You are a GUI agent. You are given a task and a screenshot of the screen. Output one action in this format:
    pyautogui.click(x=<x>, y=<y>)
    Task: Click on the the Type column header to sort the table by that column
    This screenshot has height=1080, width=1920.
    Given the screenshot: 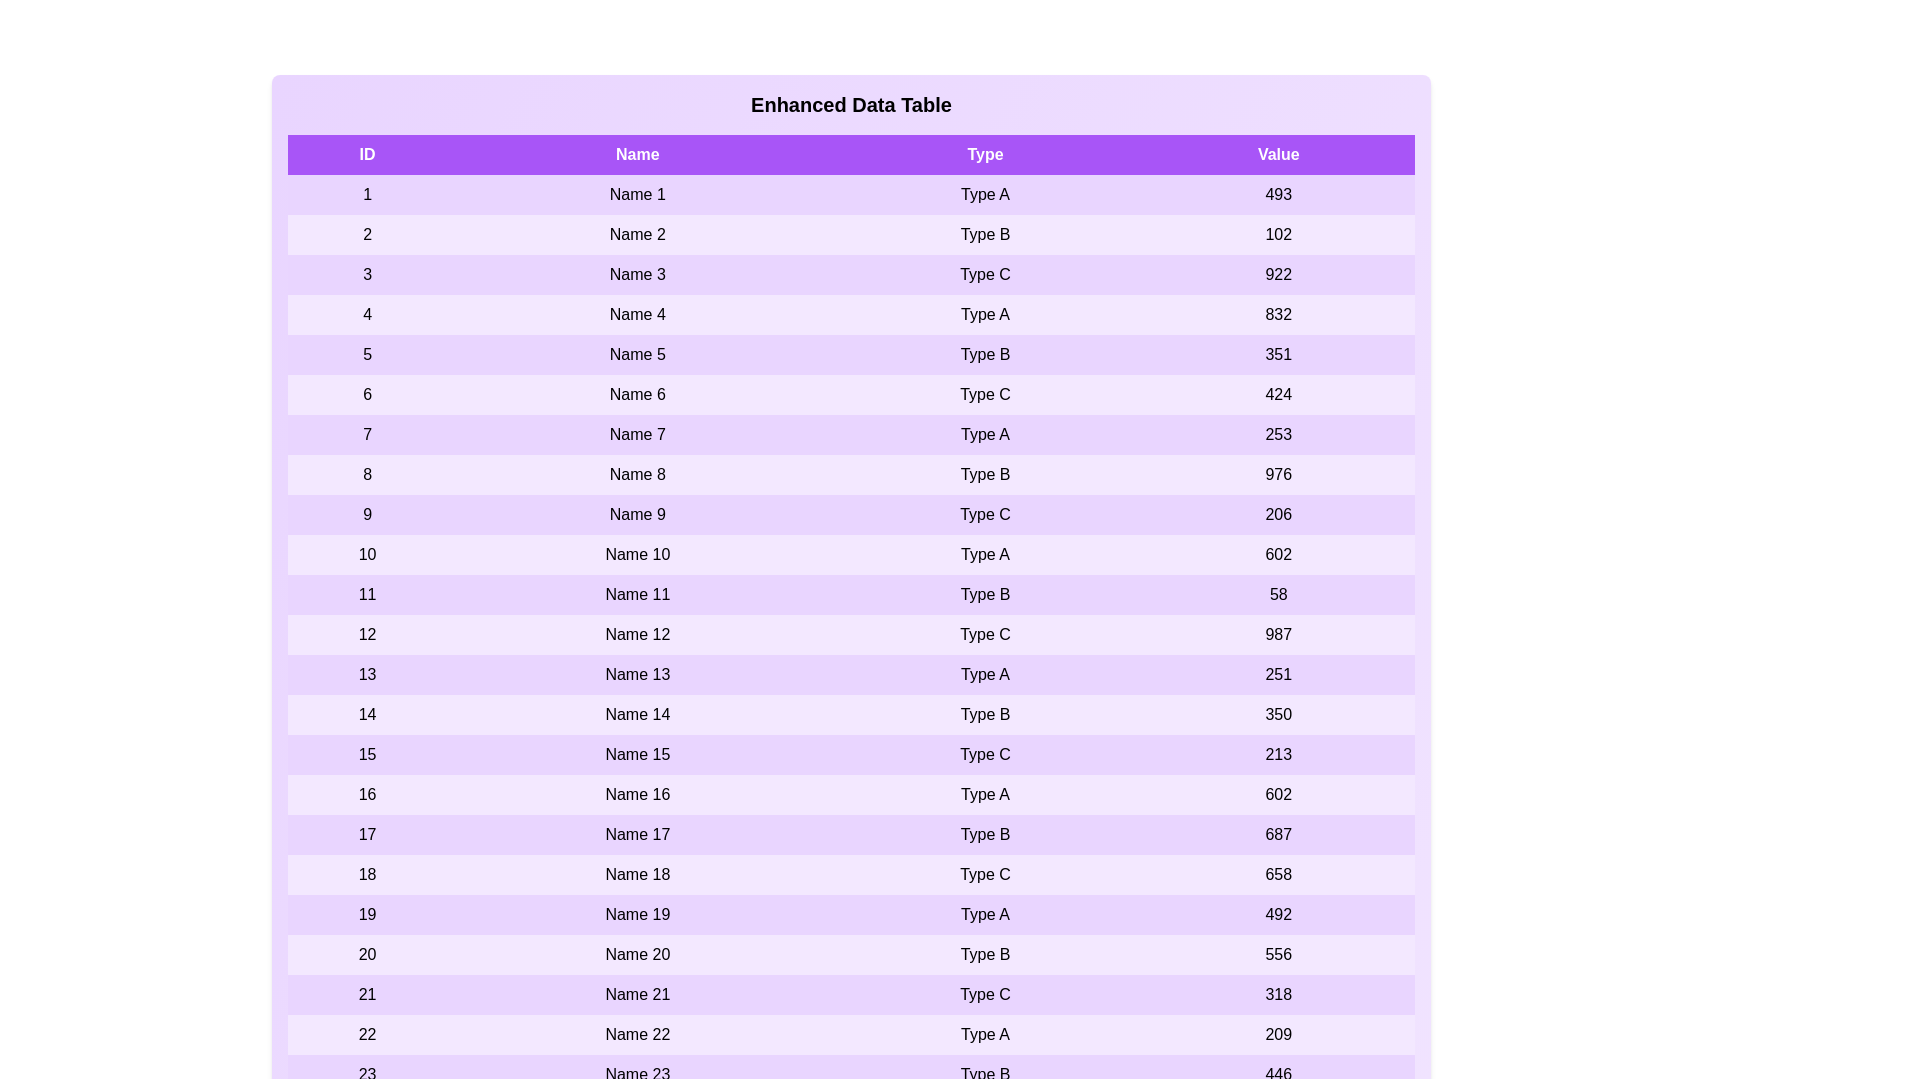 What is the action you would take?
    pyautogui.click(x=985, y=153)
    